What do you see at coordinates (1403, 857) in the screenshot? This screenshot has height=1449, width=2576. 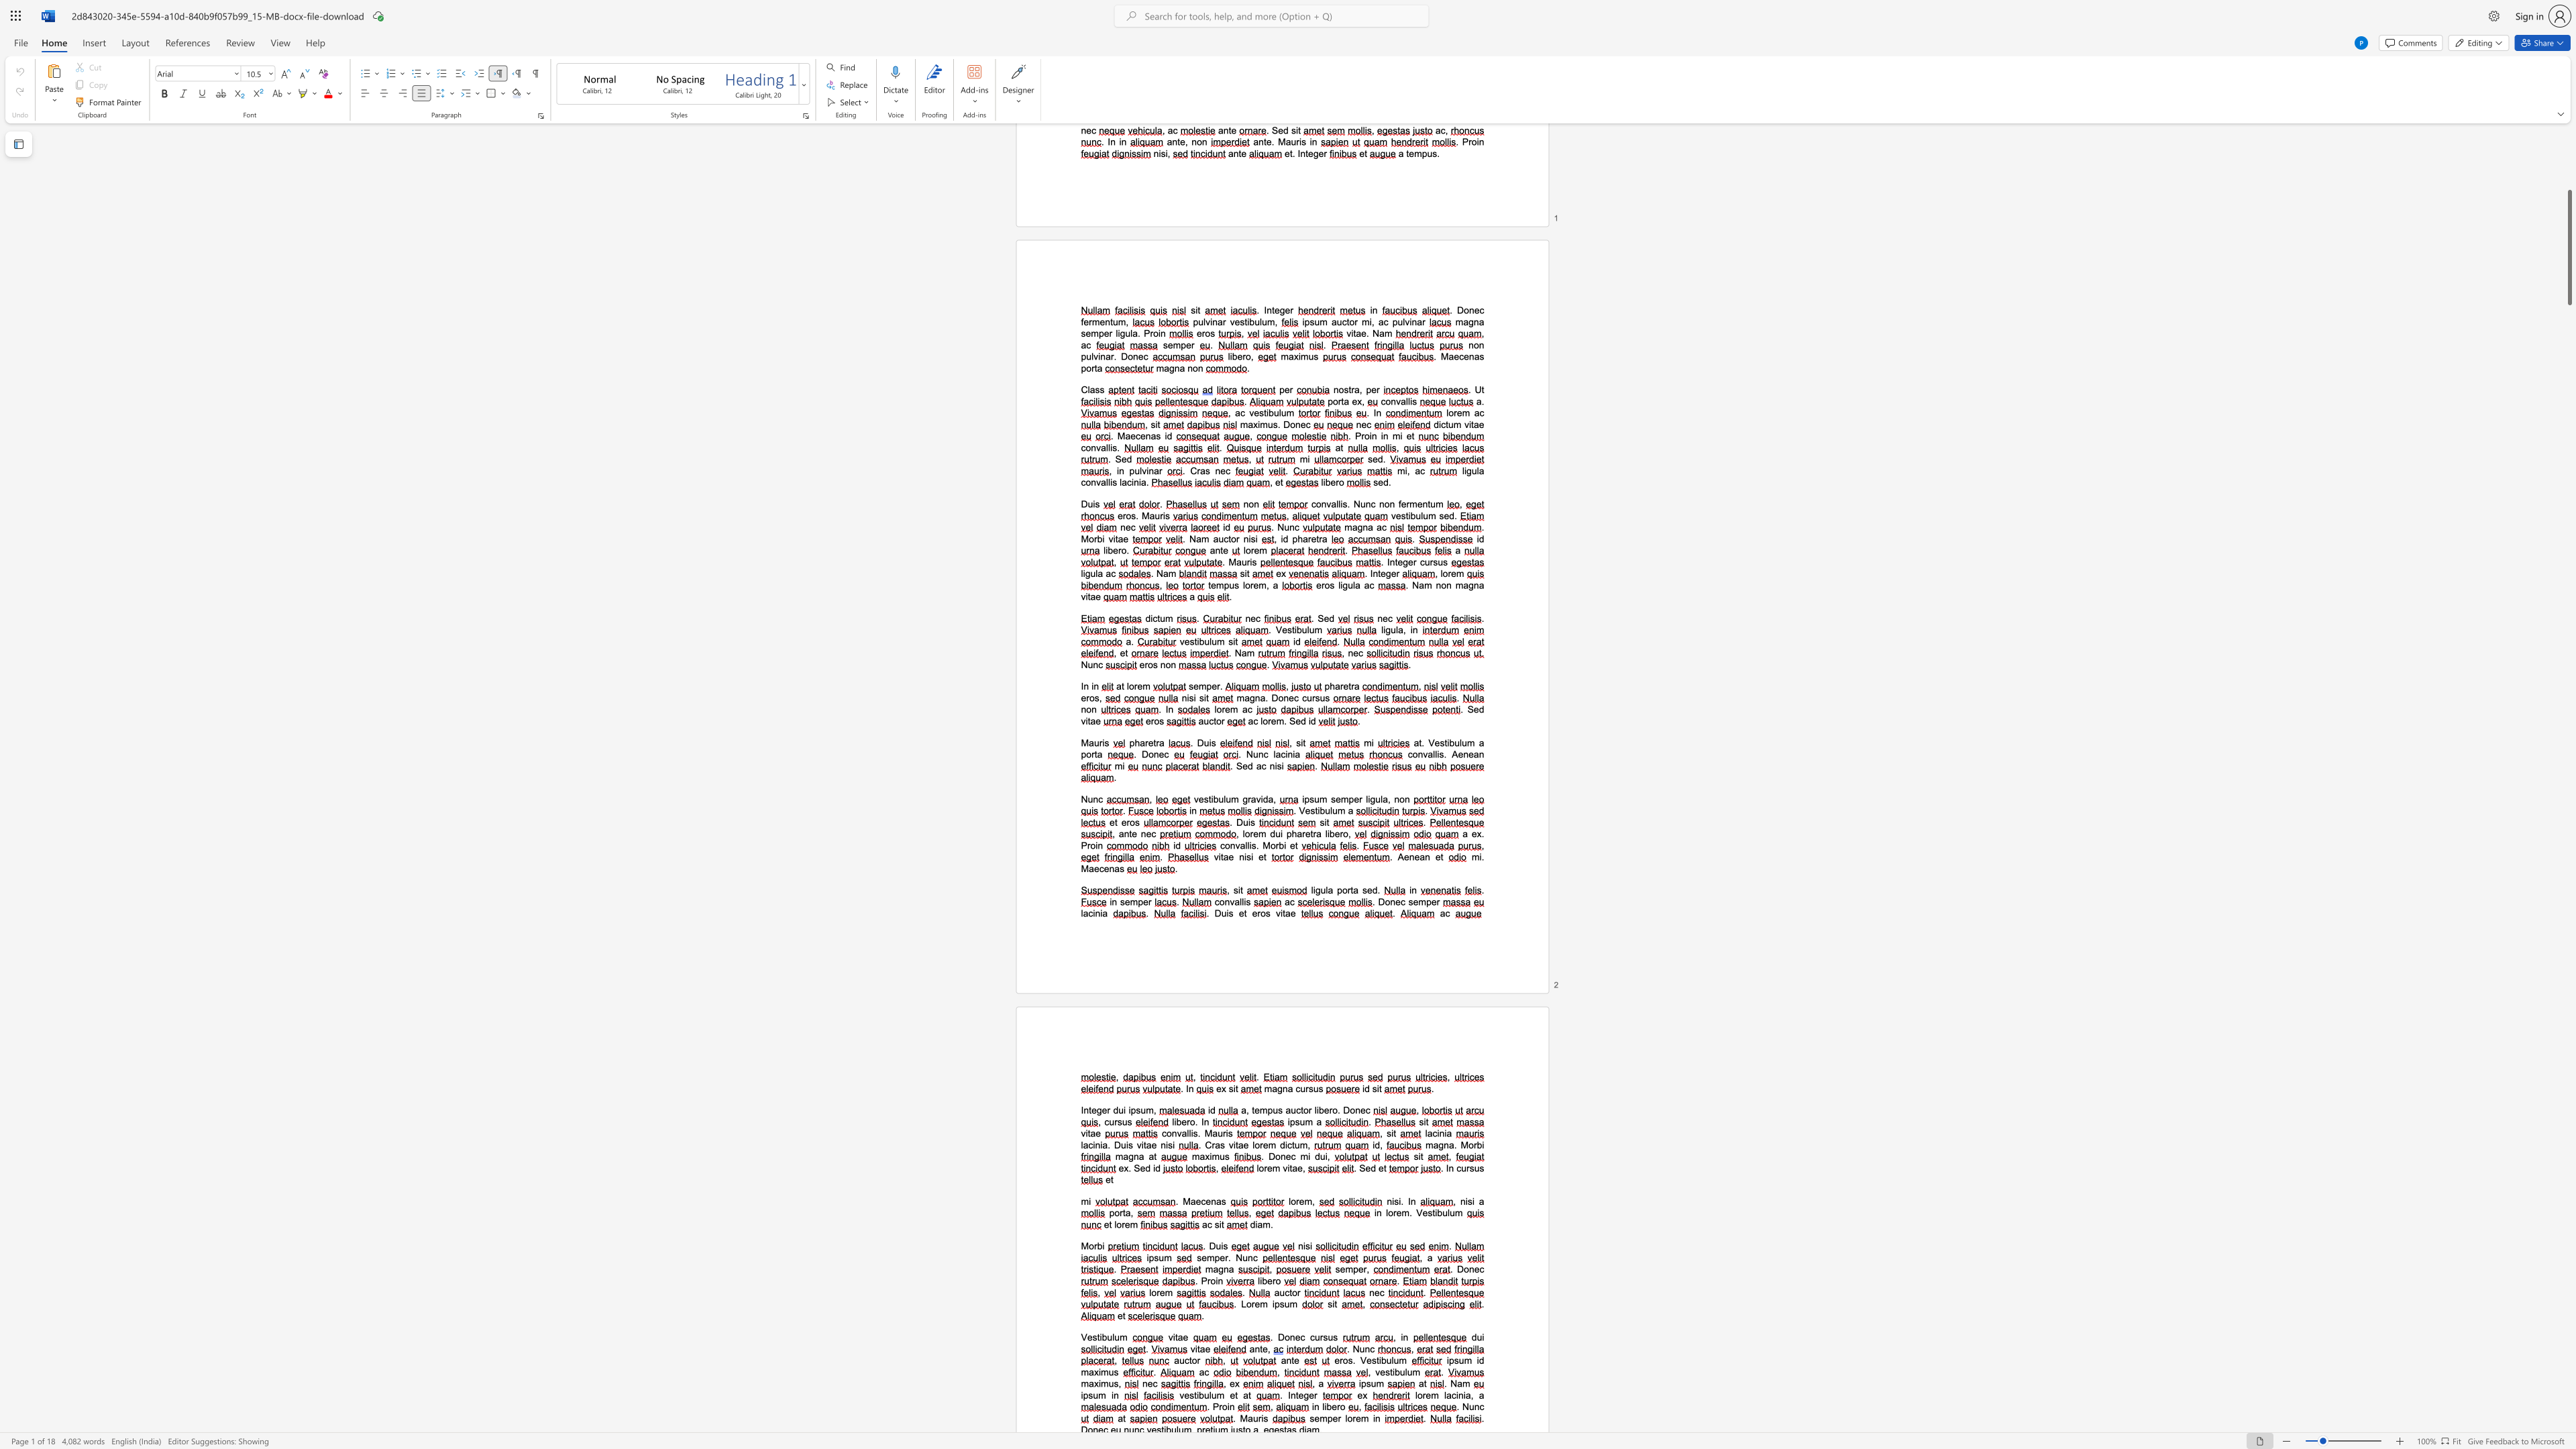 I see `the space between the continuous character "A" and "e" in the text` at bounding box center [1403, 857].